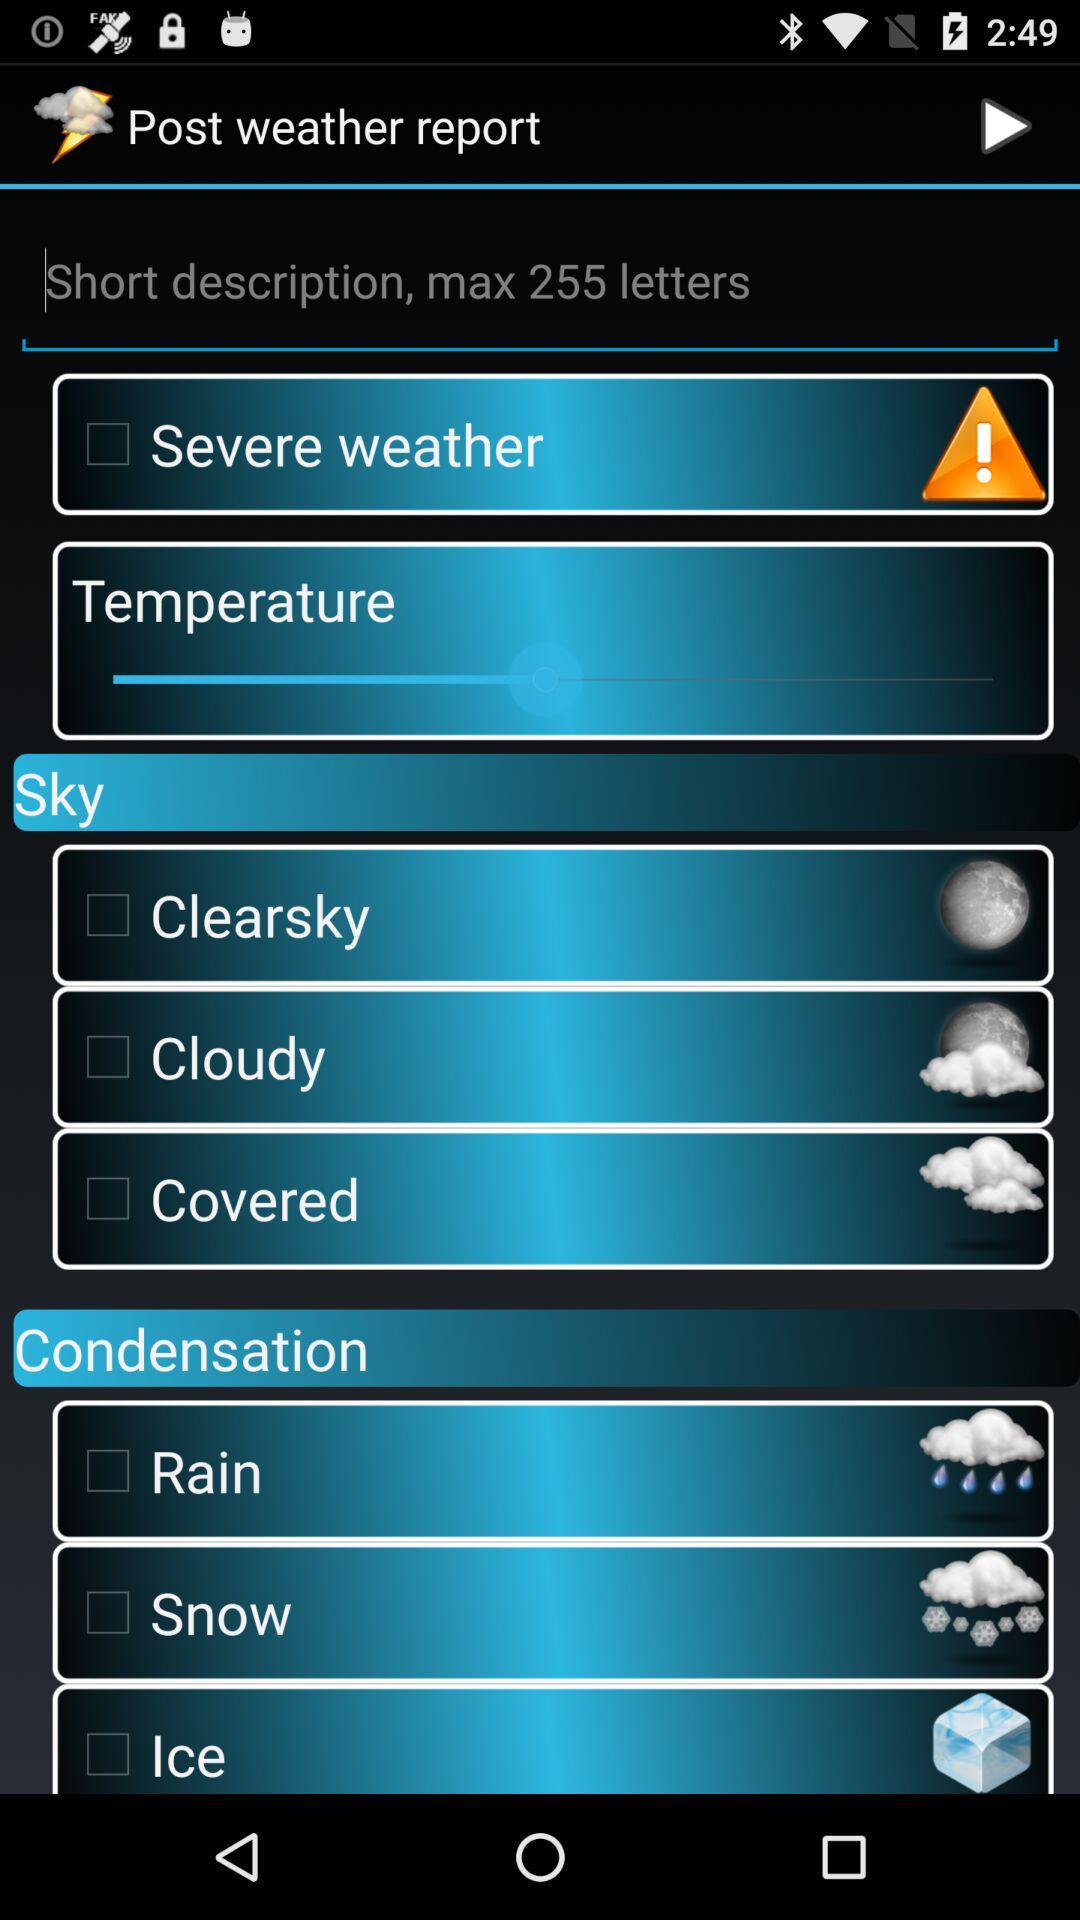 This screenshot has height=1920, width=1080. Describe the element at coordinates (1006, 124) in the screenshot. I see `the item to the right of the post weather report icon` at that location.